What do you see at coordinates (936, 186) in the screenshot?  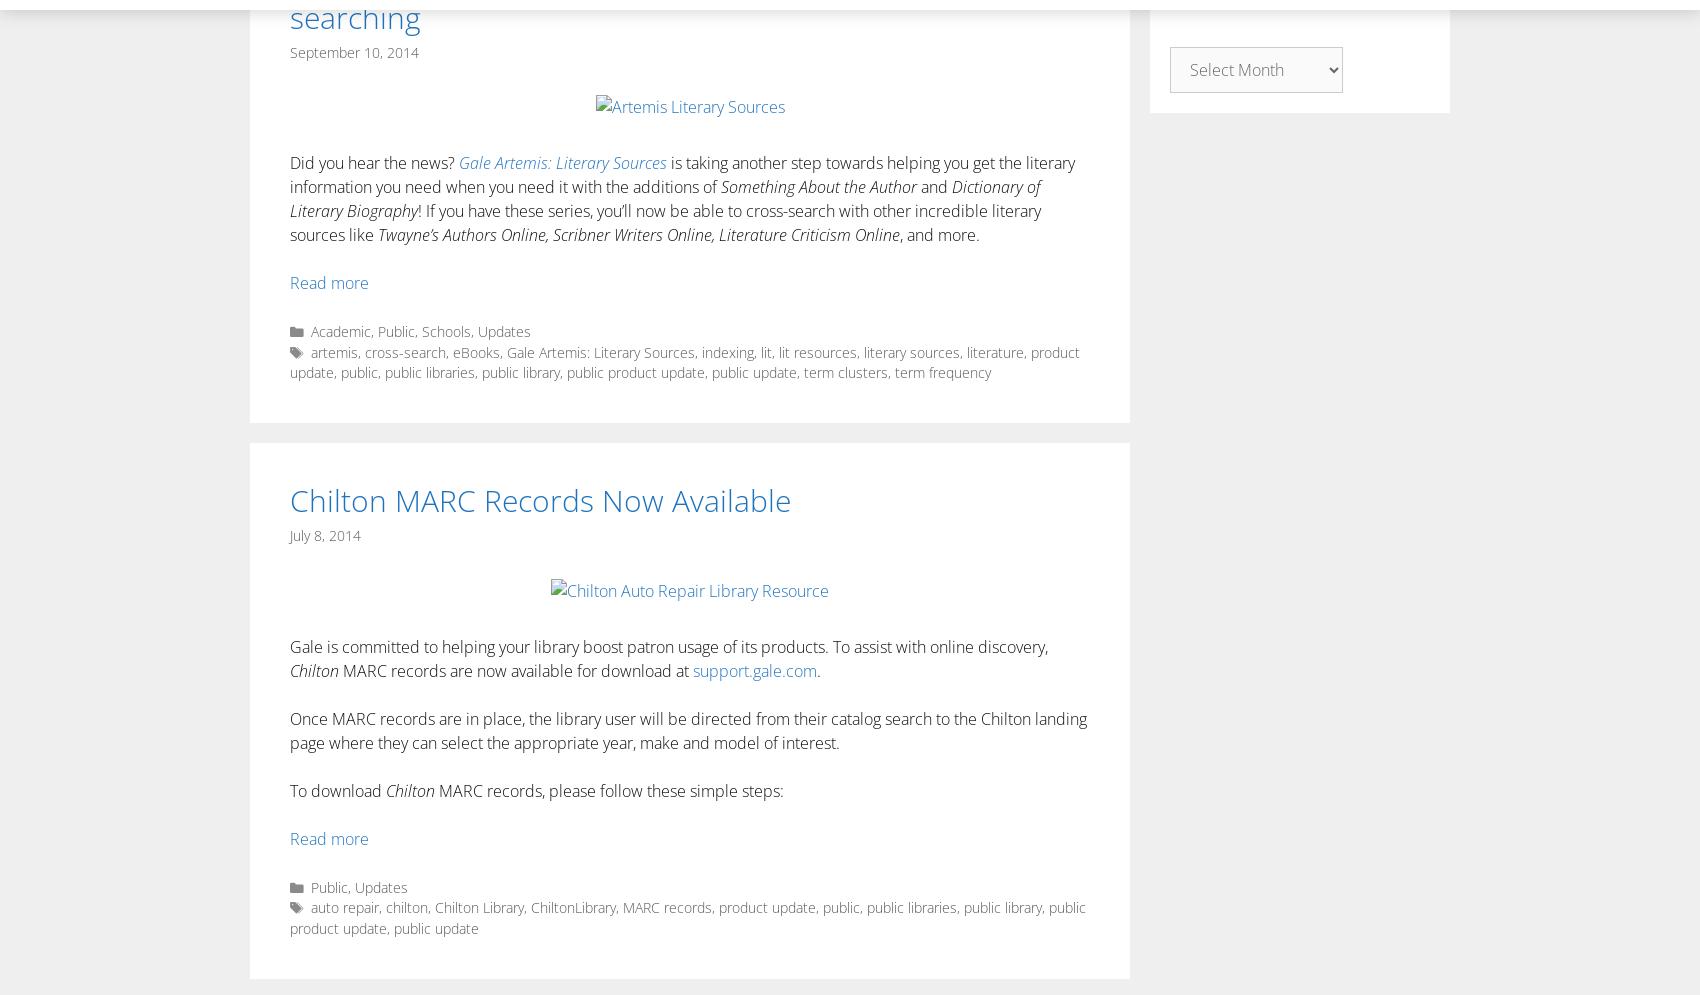 I see `'and'` at bounding box center [936, 186].